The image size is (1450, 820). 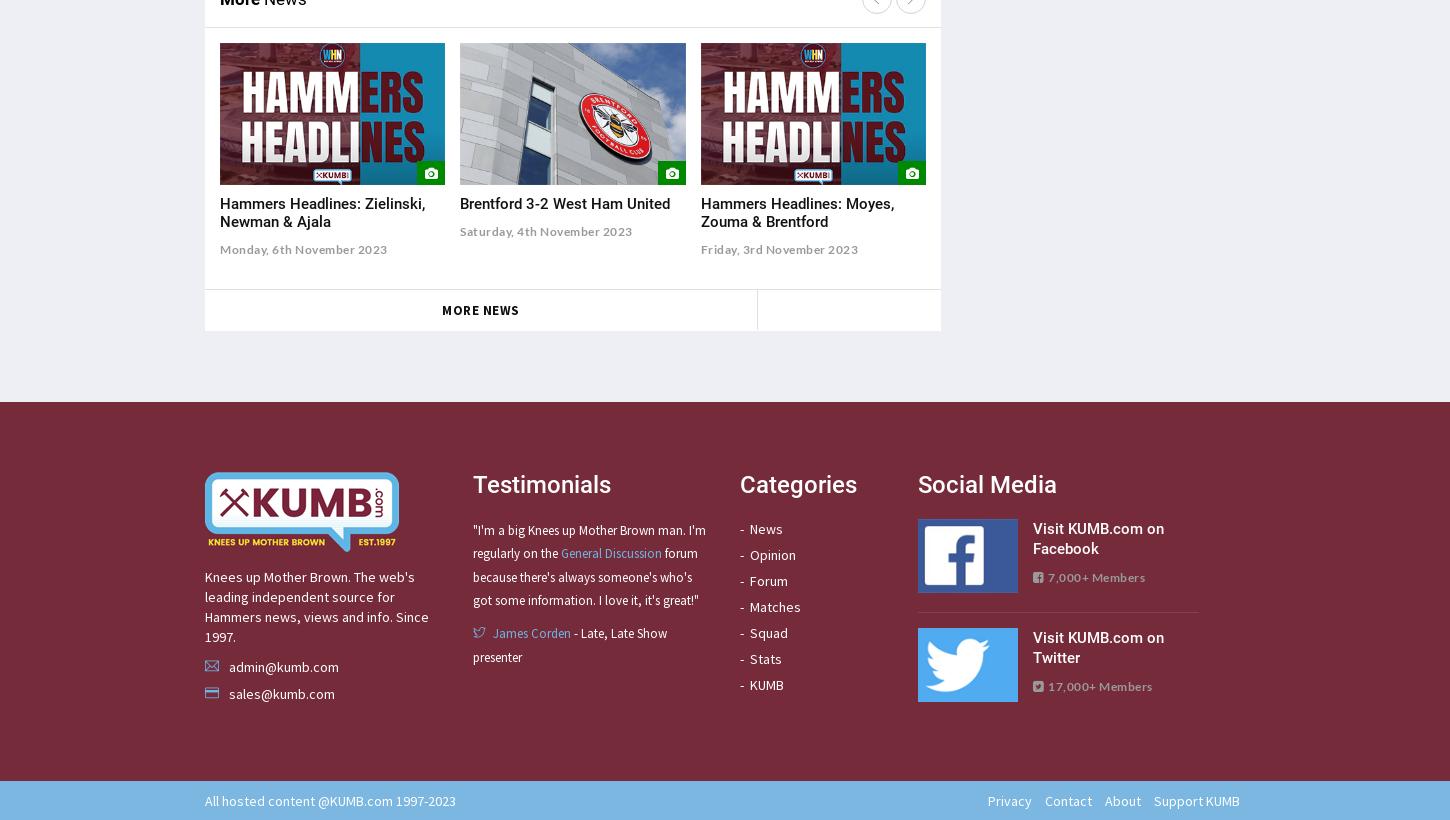 I want to click on 'General Discussion', so click(x=559, y=552).